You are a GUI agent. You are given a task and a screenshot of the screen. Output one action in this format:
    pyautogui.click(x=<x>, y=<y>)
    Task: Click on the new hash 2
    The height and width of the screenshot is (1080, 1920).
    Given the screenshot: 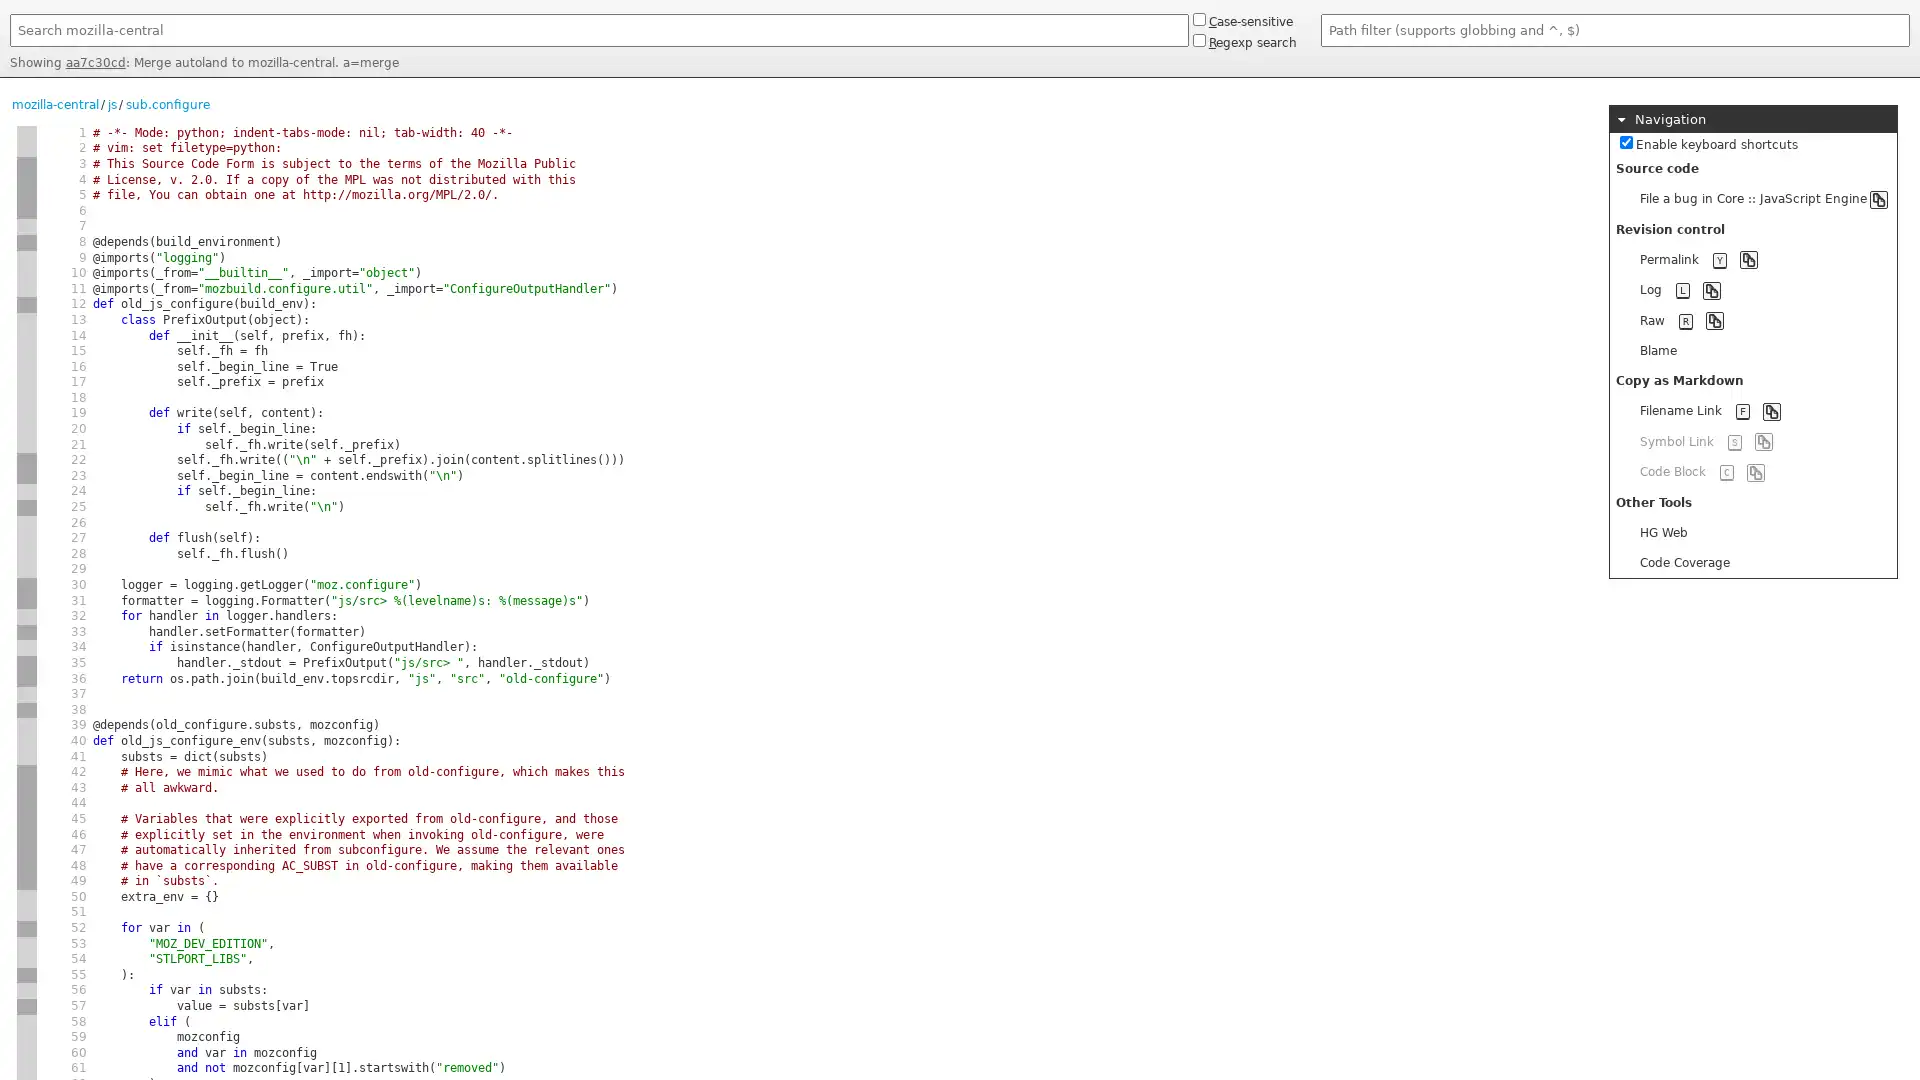 What is the action you would take?
    pyautogui.click(x=27, y=771)
    